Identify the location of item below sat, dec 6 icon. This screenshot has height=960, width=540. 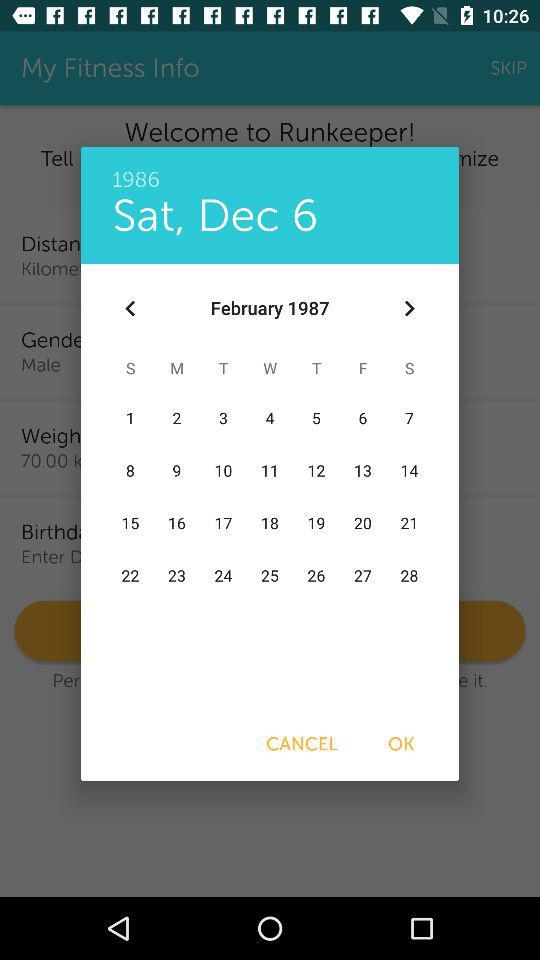
(130, 308).